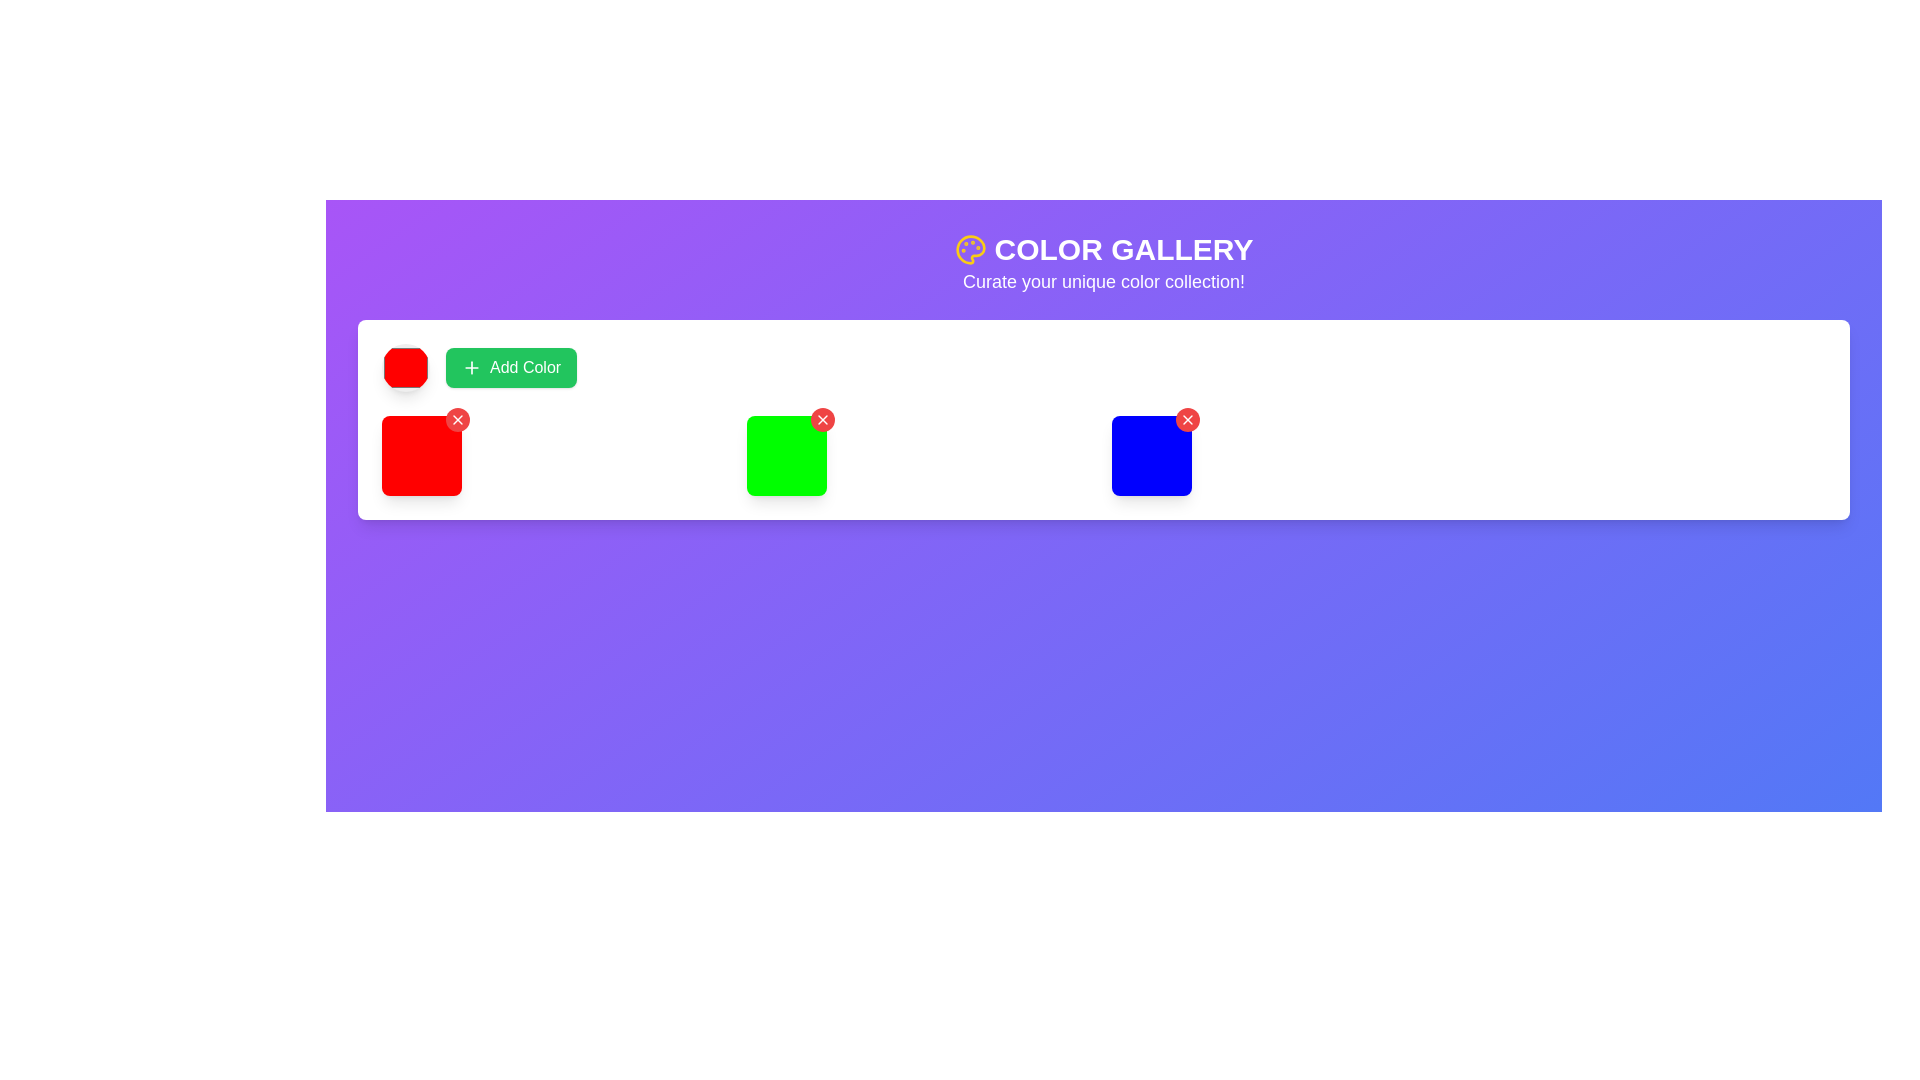  What do you see at coordinates (970, 249) in the screenshot?
I see `the decorative artist's palette icon located to the left of the 'COLOR GALLERY' title in the top central portion of the interface` at bounding box center [970, 249].